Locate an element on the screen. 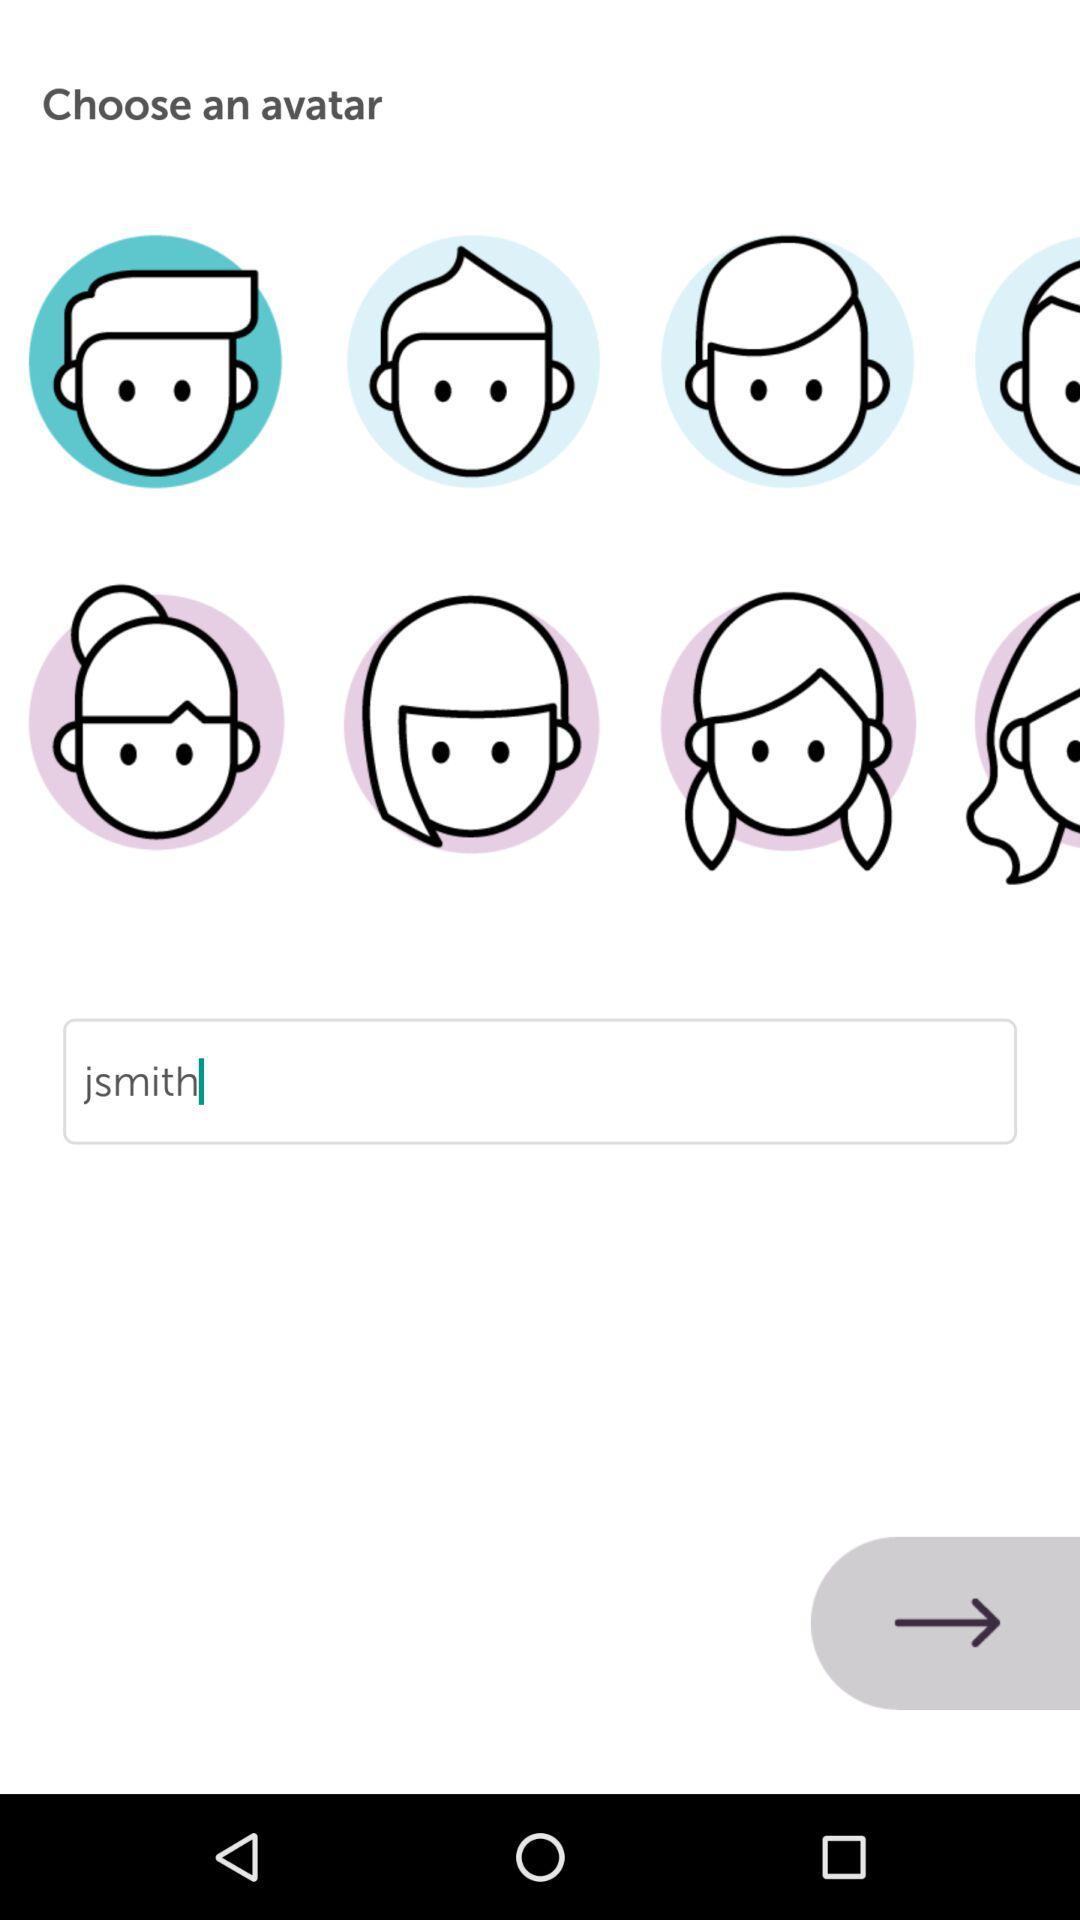 The width and height of the screenshot is (1080, 1920). profile avator is located at coordinates (472, 752).